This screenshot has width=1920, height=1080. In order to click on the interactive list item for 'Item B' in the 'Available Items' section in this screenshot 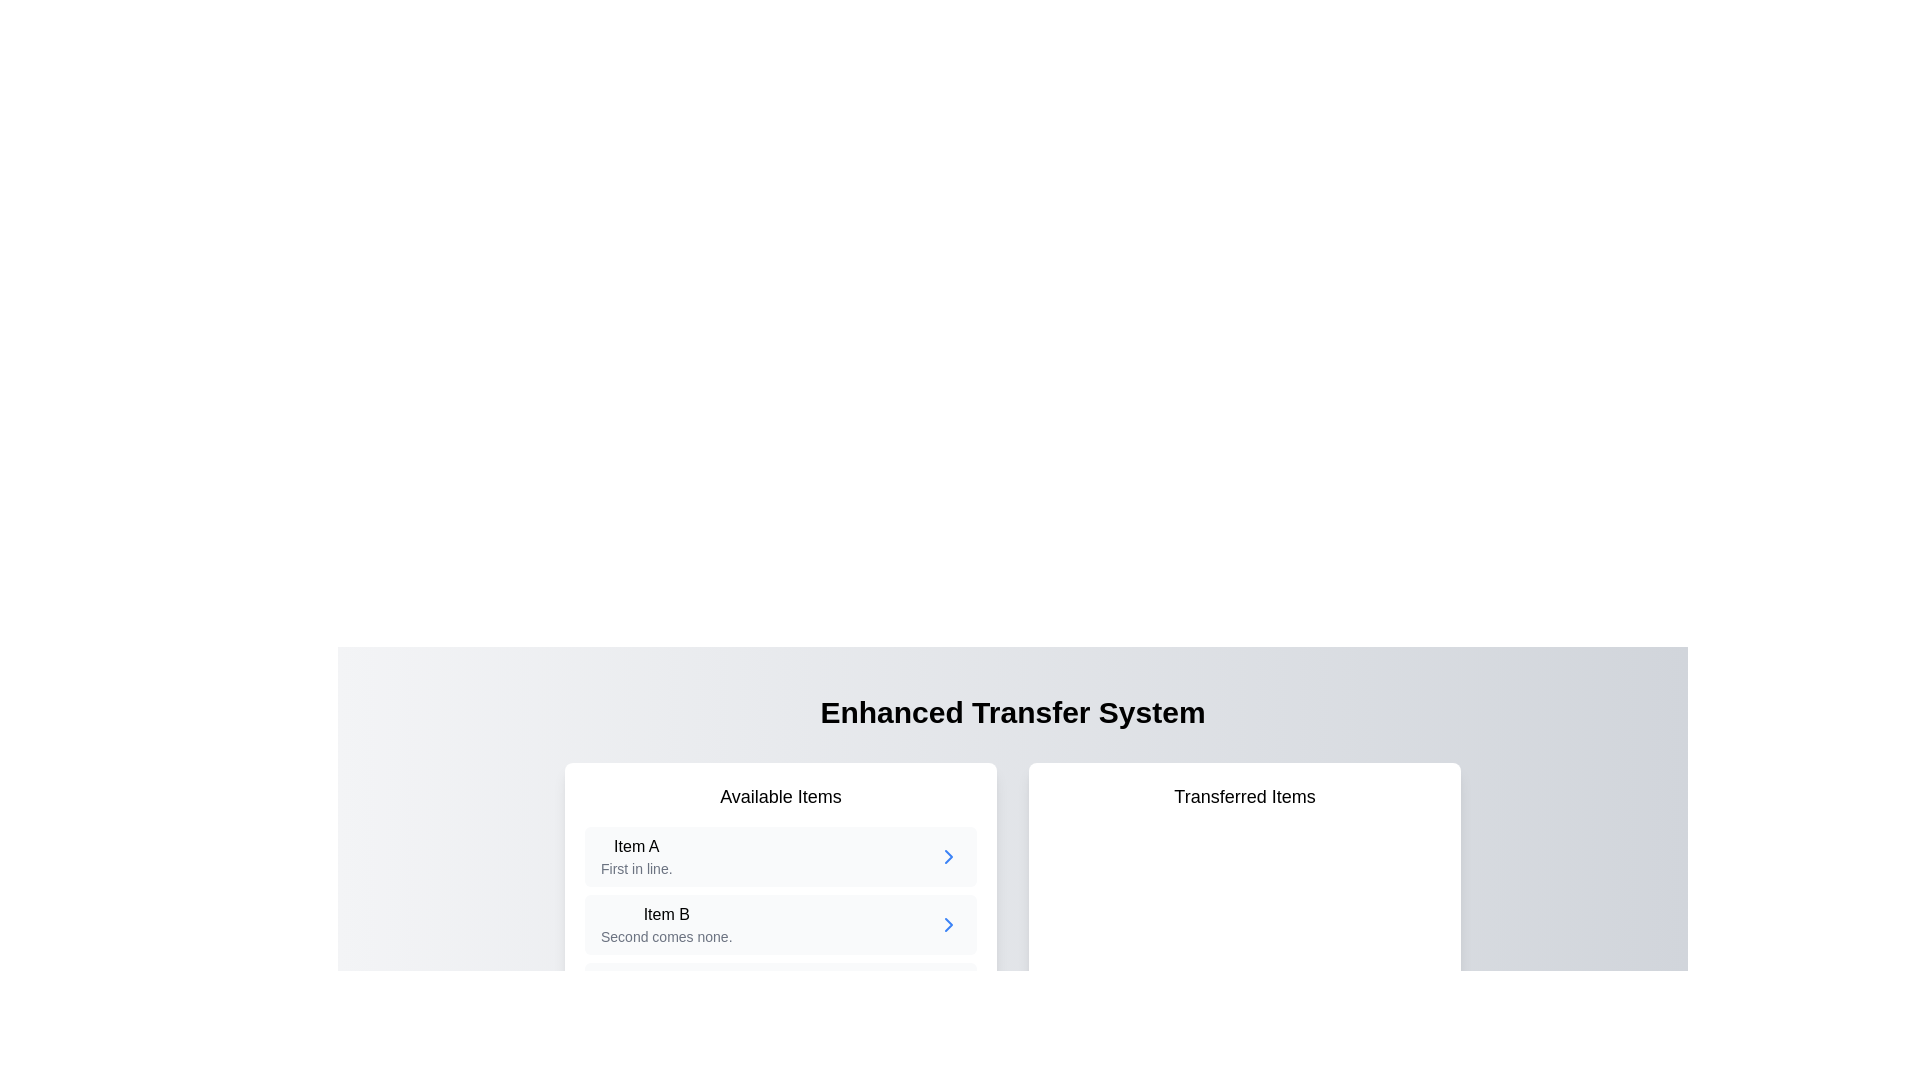, I will do `click(780, 925)`.